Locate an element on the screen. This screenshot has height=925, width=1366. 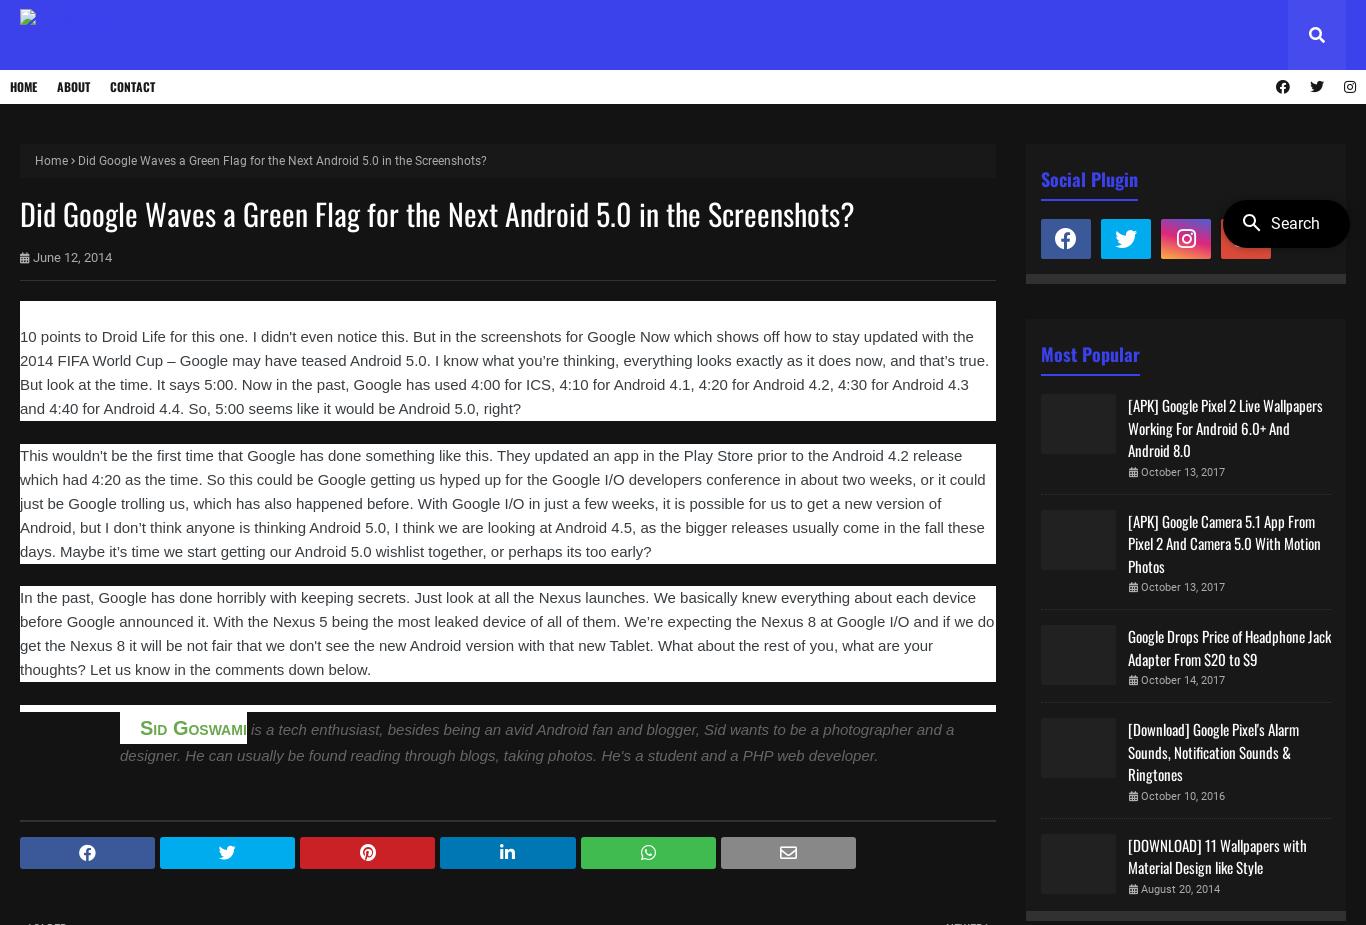
'October 14, 2017' is located at coordinates (1141, 680).